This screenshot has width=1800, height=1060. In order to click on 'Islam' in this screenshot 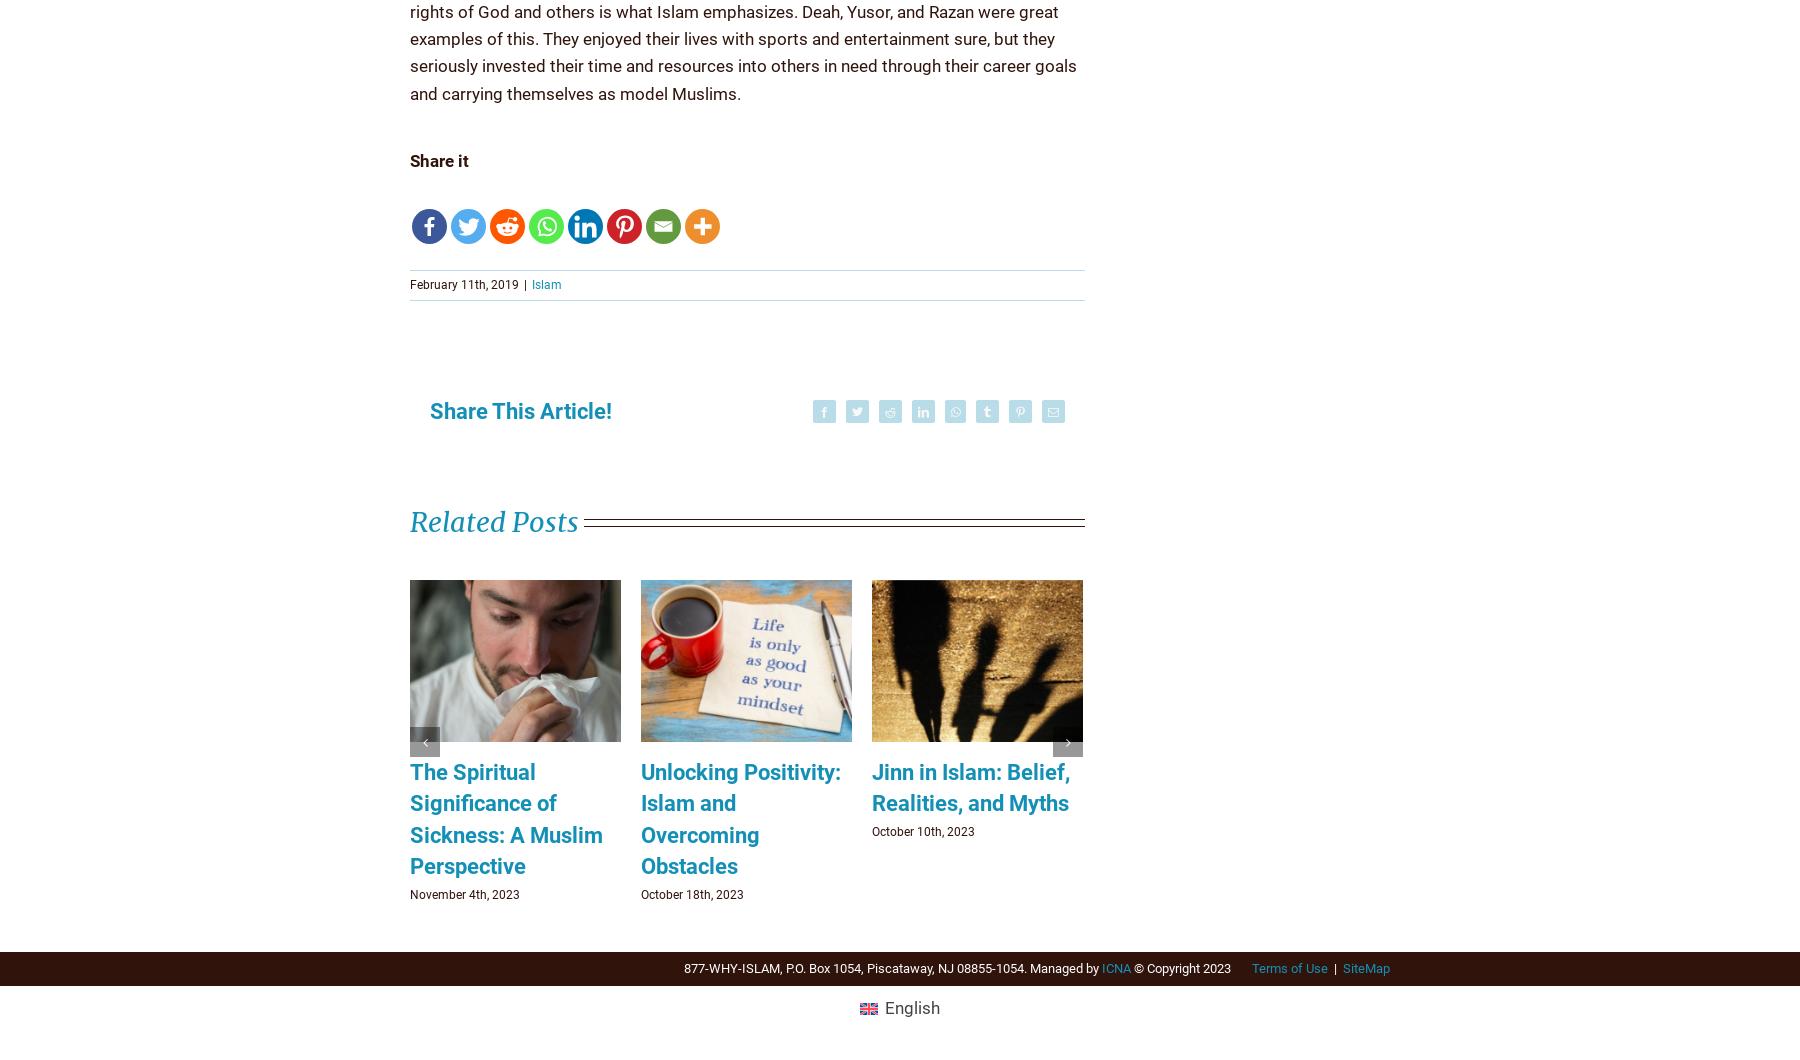, I will do `click(546, 283)`.